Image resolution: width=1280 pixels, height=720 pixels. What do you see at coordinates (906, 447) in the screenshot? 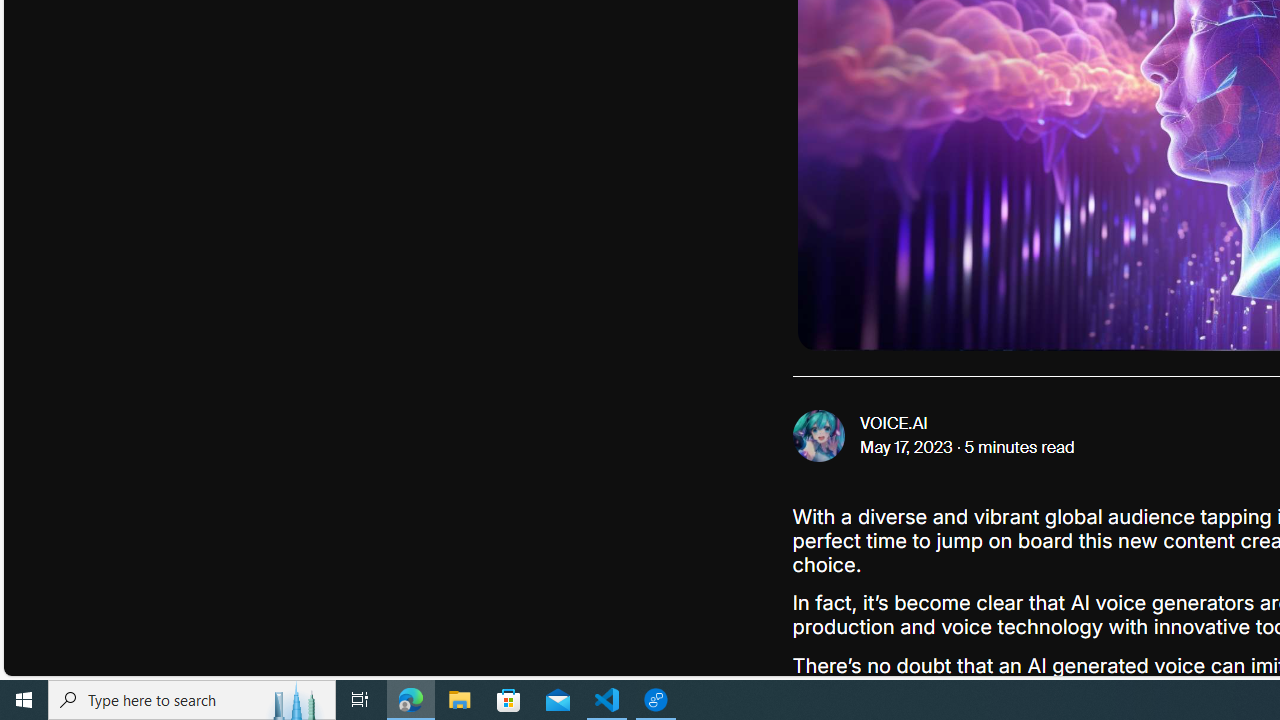
I see `'May 17, 2023'` at bounding box center [906, 447].